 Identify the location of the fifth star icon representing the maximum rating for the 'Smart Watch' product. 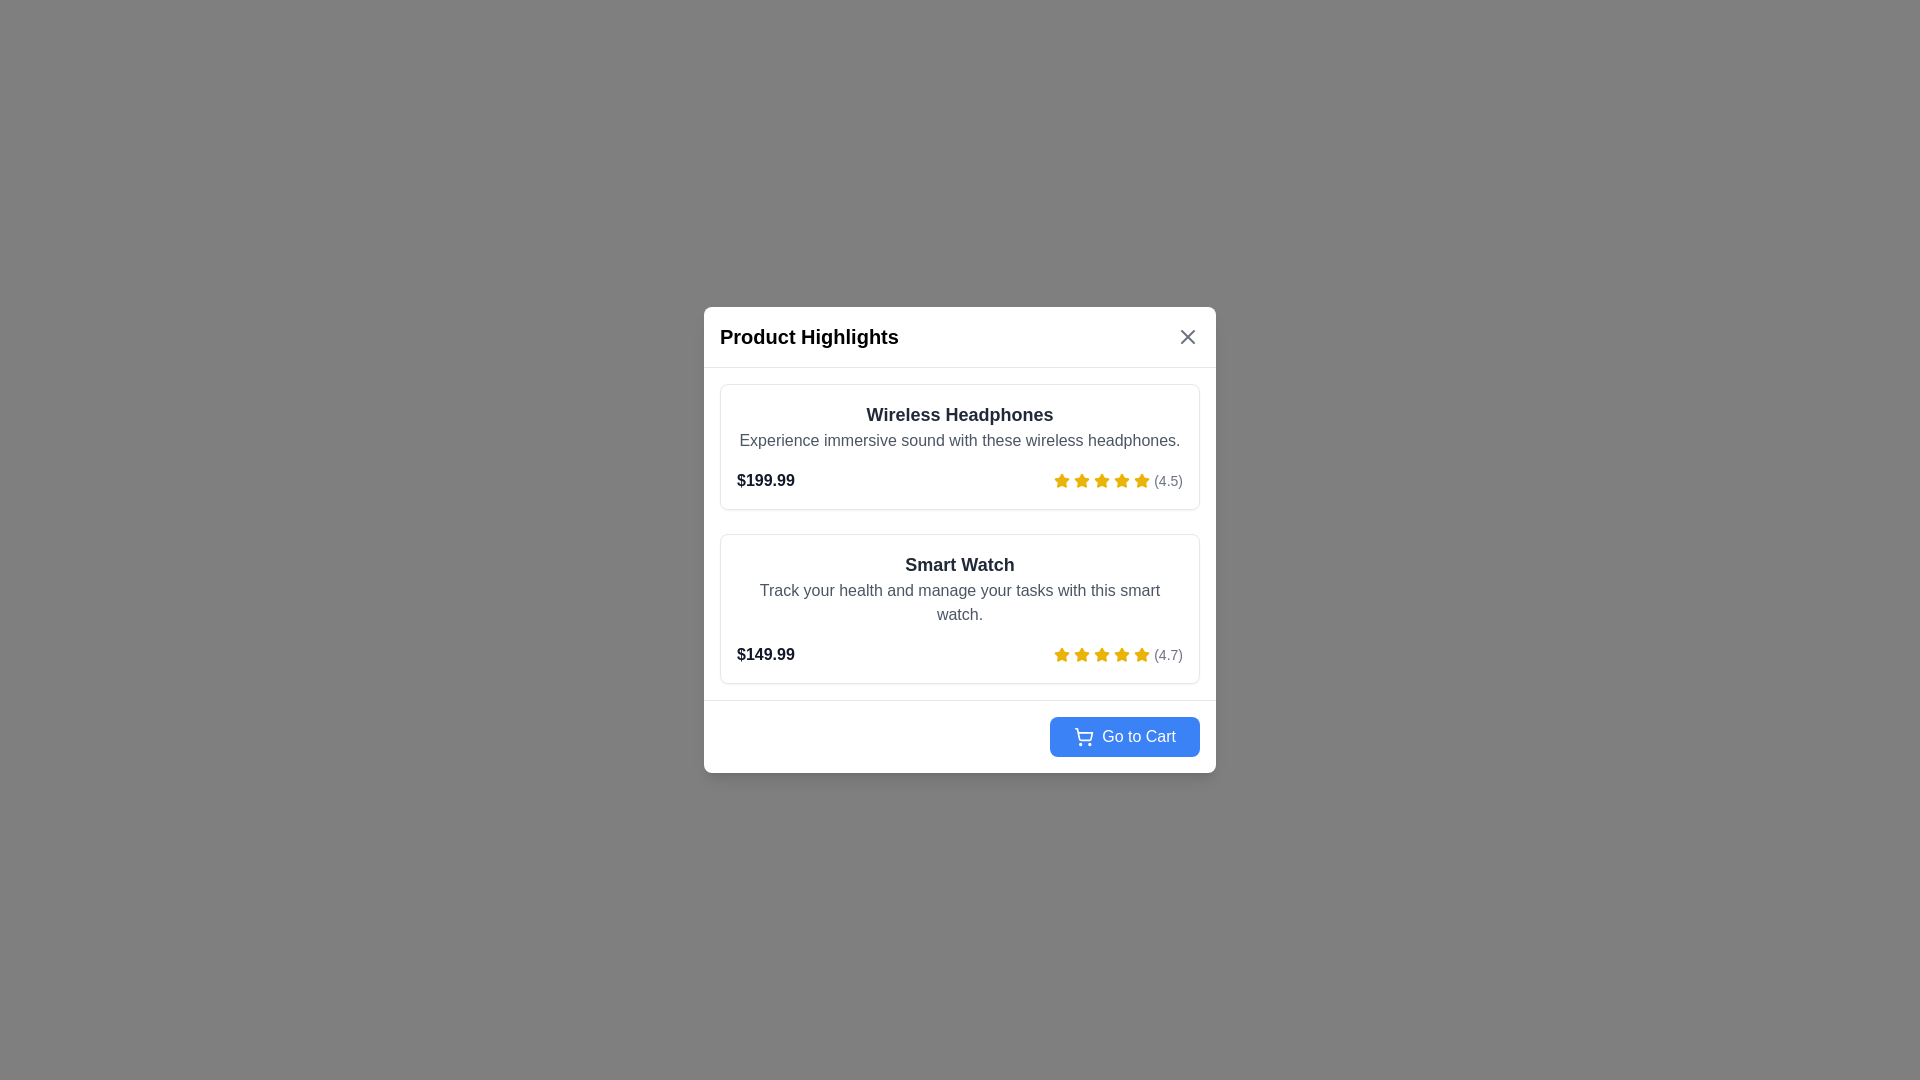
(1061, 654).